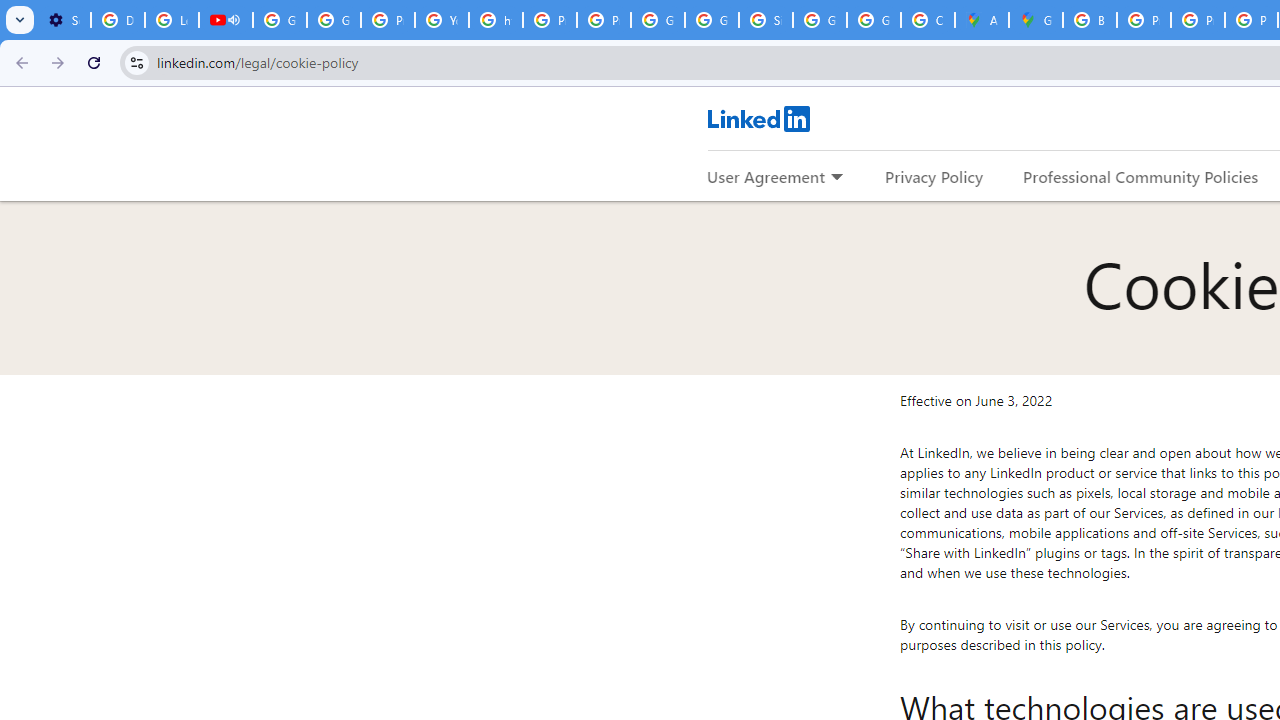 Image resolution: width=1280 pixels, height=720 pixels. I want to click on 'Mute tab', so click(234, 20).